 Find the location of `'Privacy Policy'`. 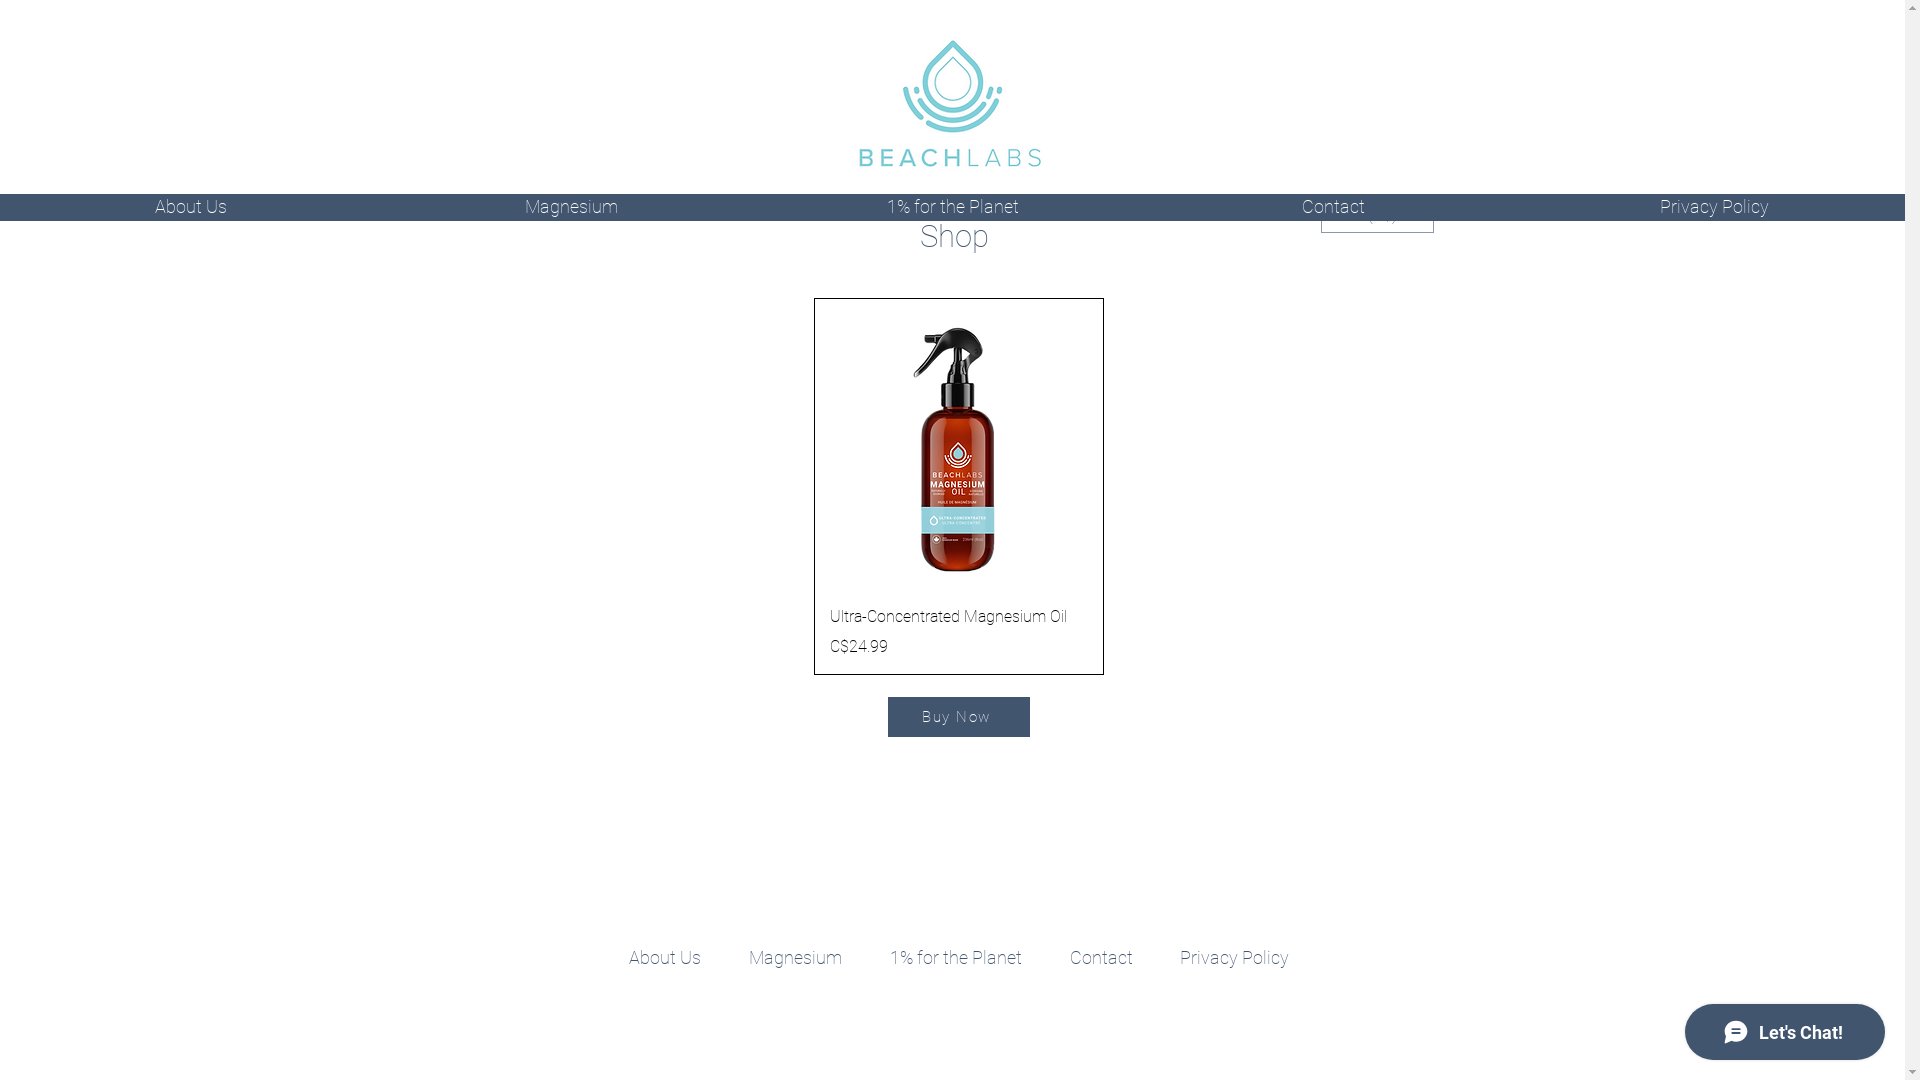

'Privacy Policy' is located at coordinates (1232, 956).